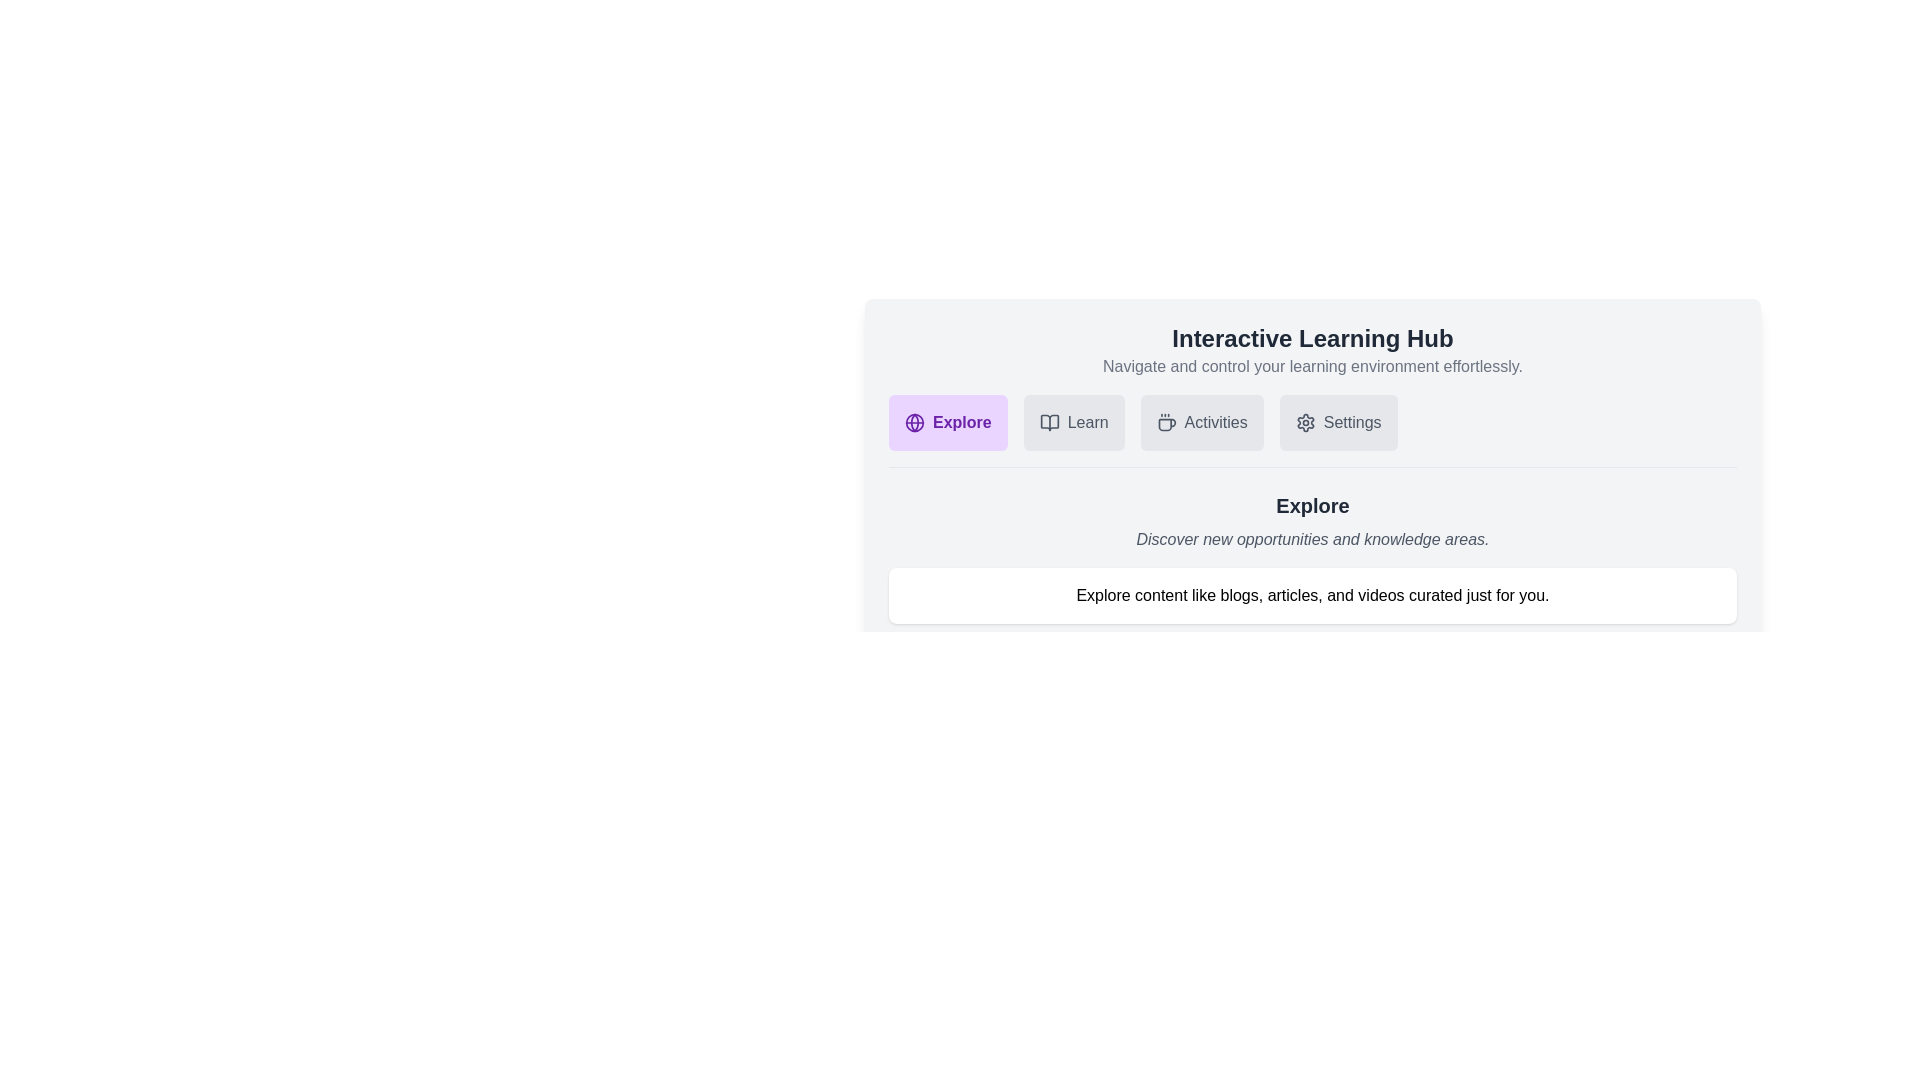  What do you see at coordinates (1201, 422) in the screenshot?
I see `the 'Activities' button in the navigation bar to observe any visual feedback` at bounding box center [1201, 422].